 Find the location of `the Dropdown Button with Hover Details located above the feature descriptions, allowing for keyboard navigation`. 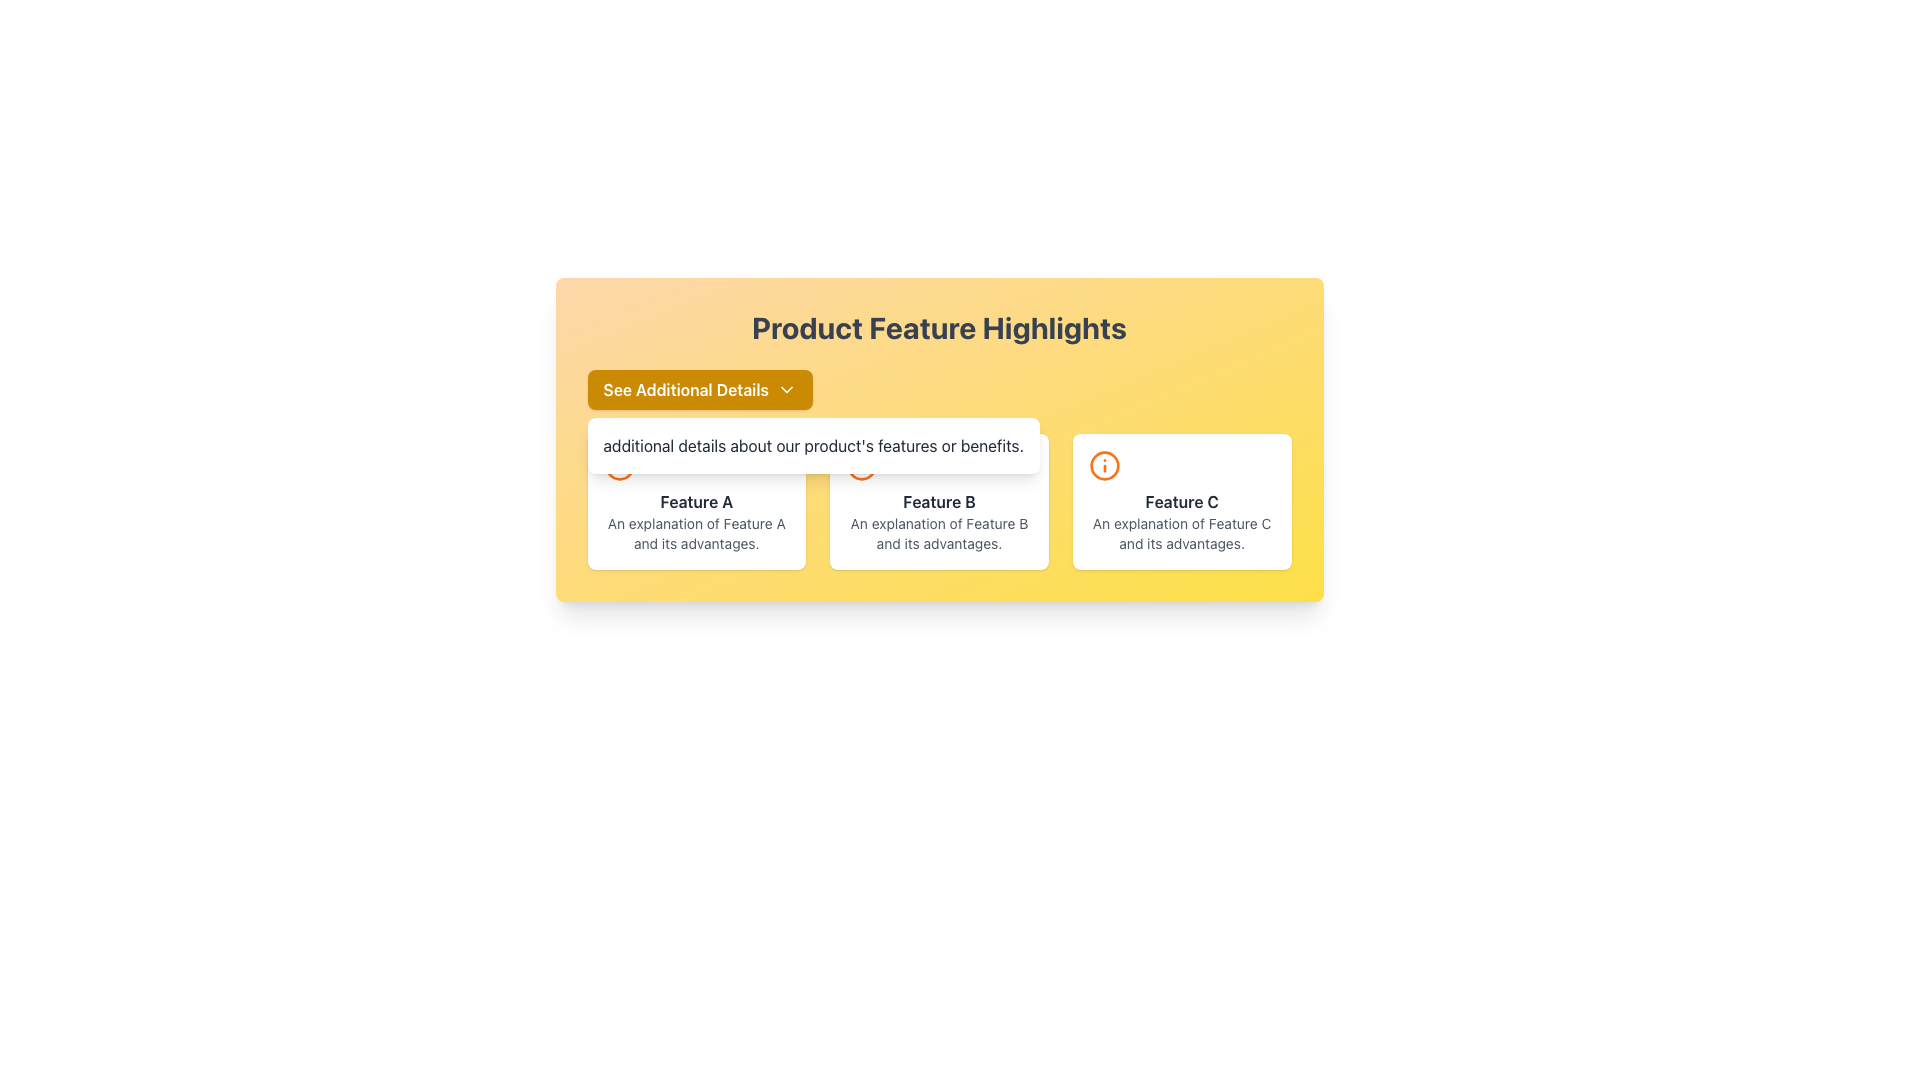

the Dropdown Button with Hover Details located above the feature descriptions, allowing for keyboard navigation is located at coordinates (938, 389).